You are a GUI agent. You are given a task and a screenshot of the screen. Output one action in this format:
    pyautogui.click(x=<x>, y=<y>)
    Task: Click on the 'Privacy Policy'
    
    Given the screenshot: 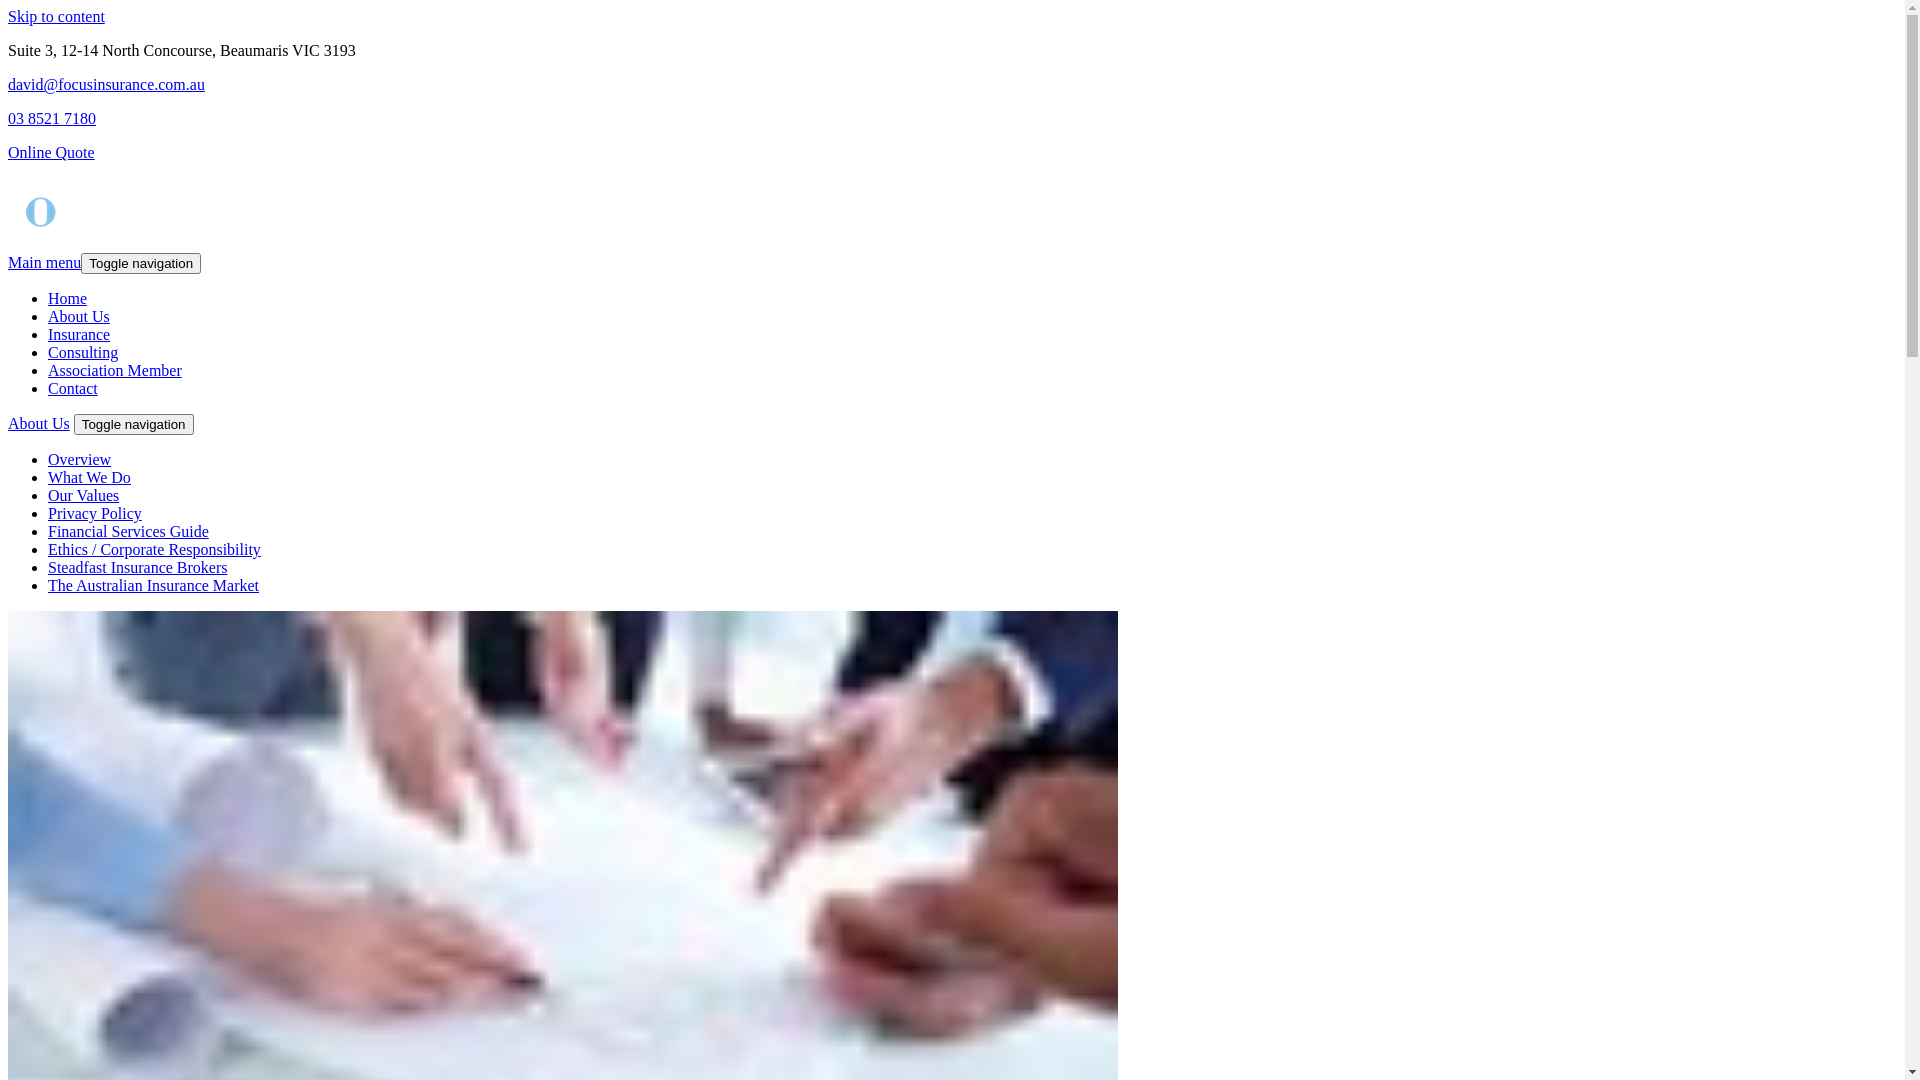 What is the action you would take?
    pyautogui.click(x=94, y=512)
    